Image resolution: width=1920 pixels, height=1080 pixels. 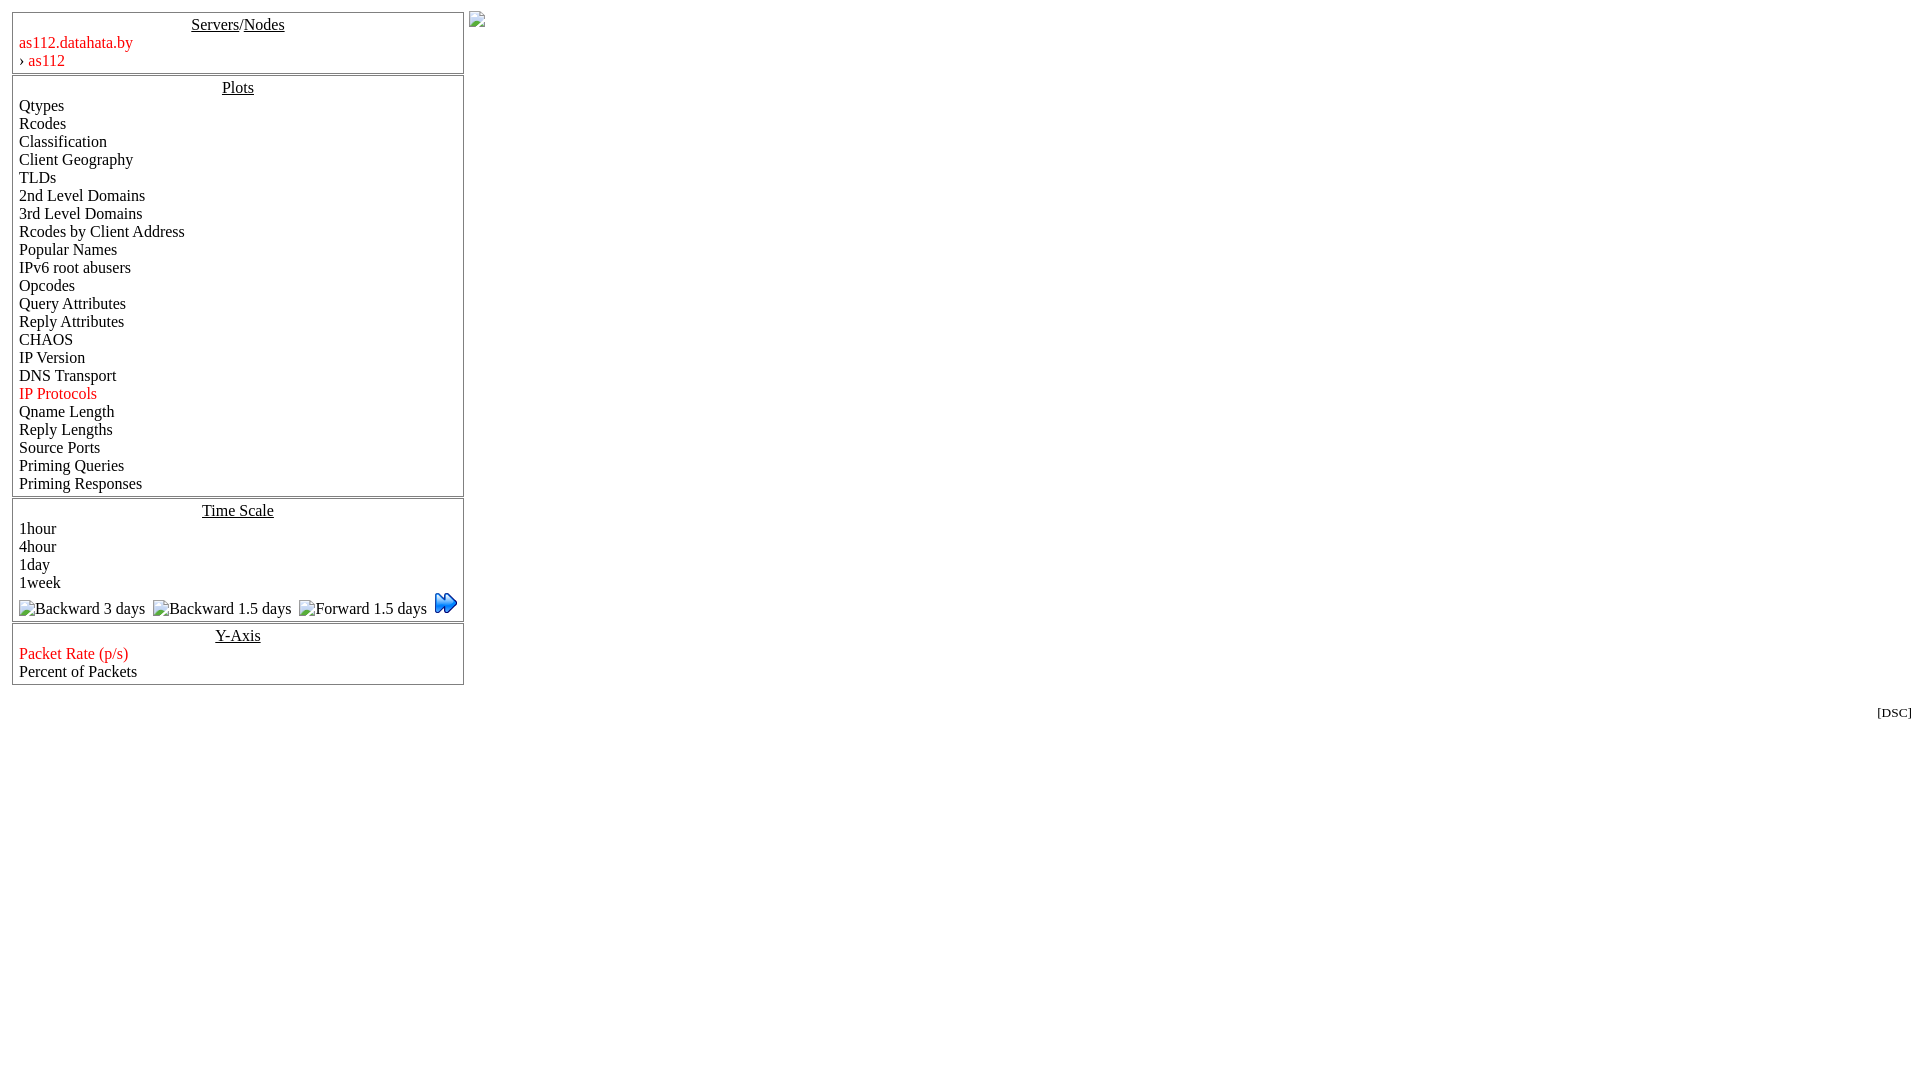 What do you see at coordinates (19, 303) in the screenshot?
I see `'Query Attributes'` at bounding box center [19, 303].